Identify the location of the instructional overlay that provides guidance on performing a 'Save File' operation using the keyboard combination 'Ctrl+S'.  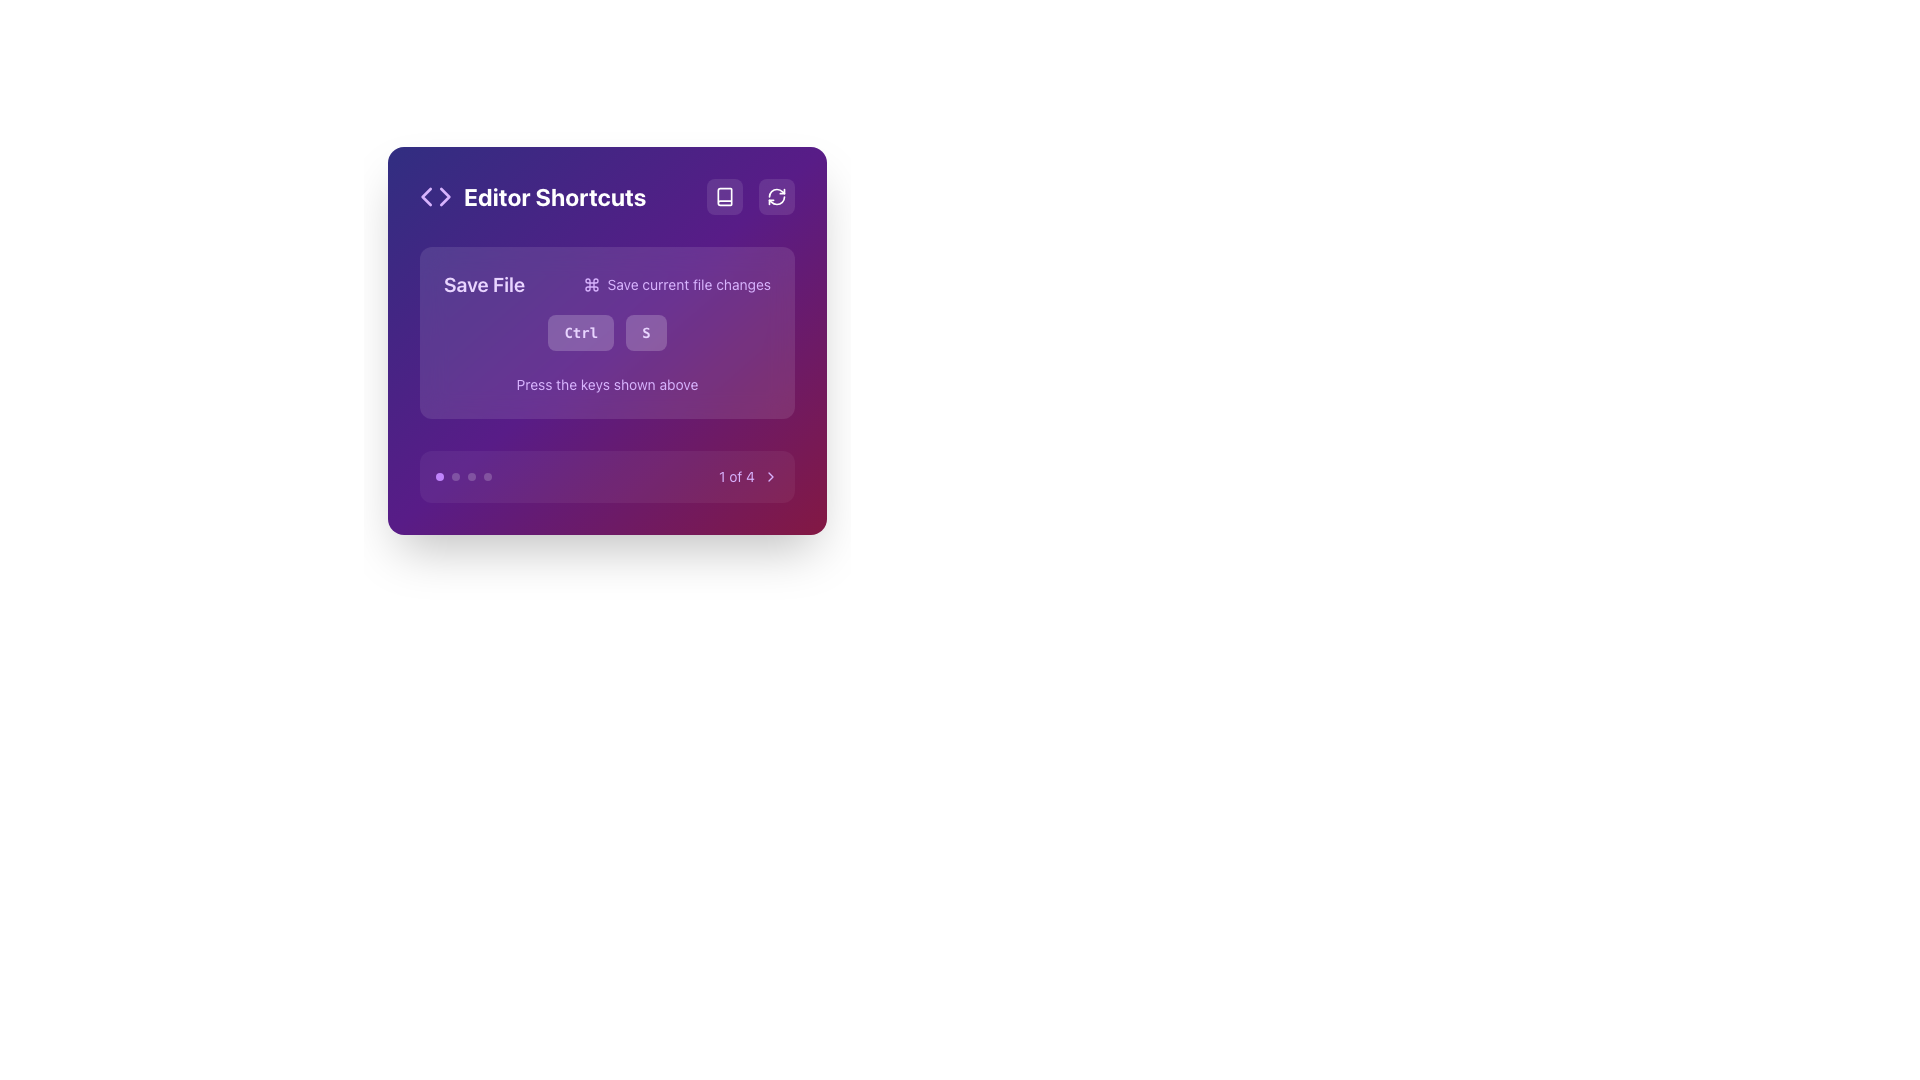
(606, 331).